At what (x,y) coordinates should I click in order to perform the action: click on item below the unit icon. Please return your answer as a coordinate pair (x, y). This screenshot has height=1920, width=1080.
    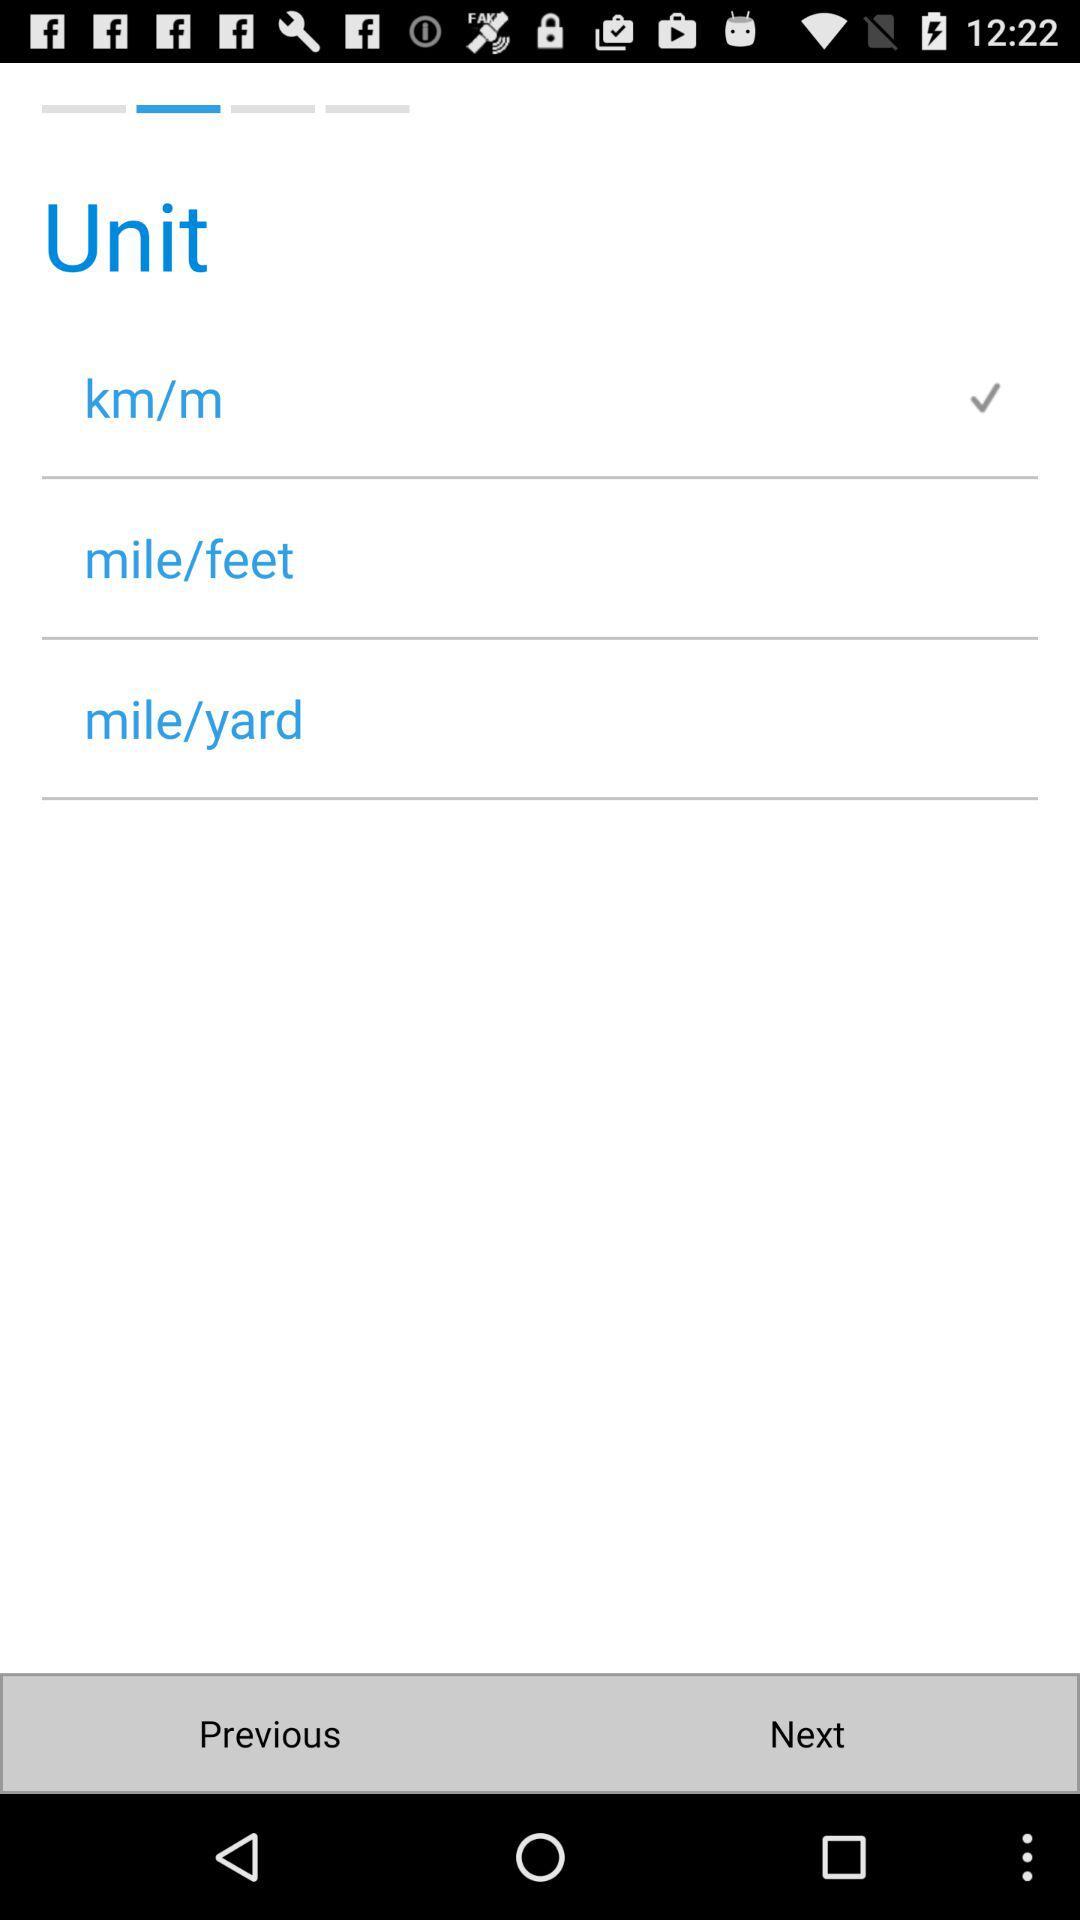
    Looking at the image, I should click on (1001, 397).